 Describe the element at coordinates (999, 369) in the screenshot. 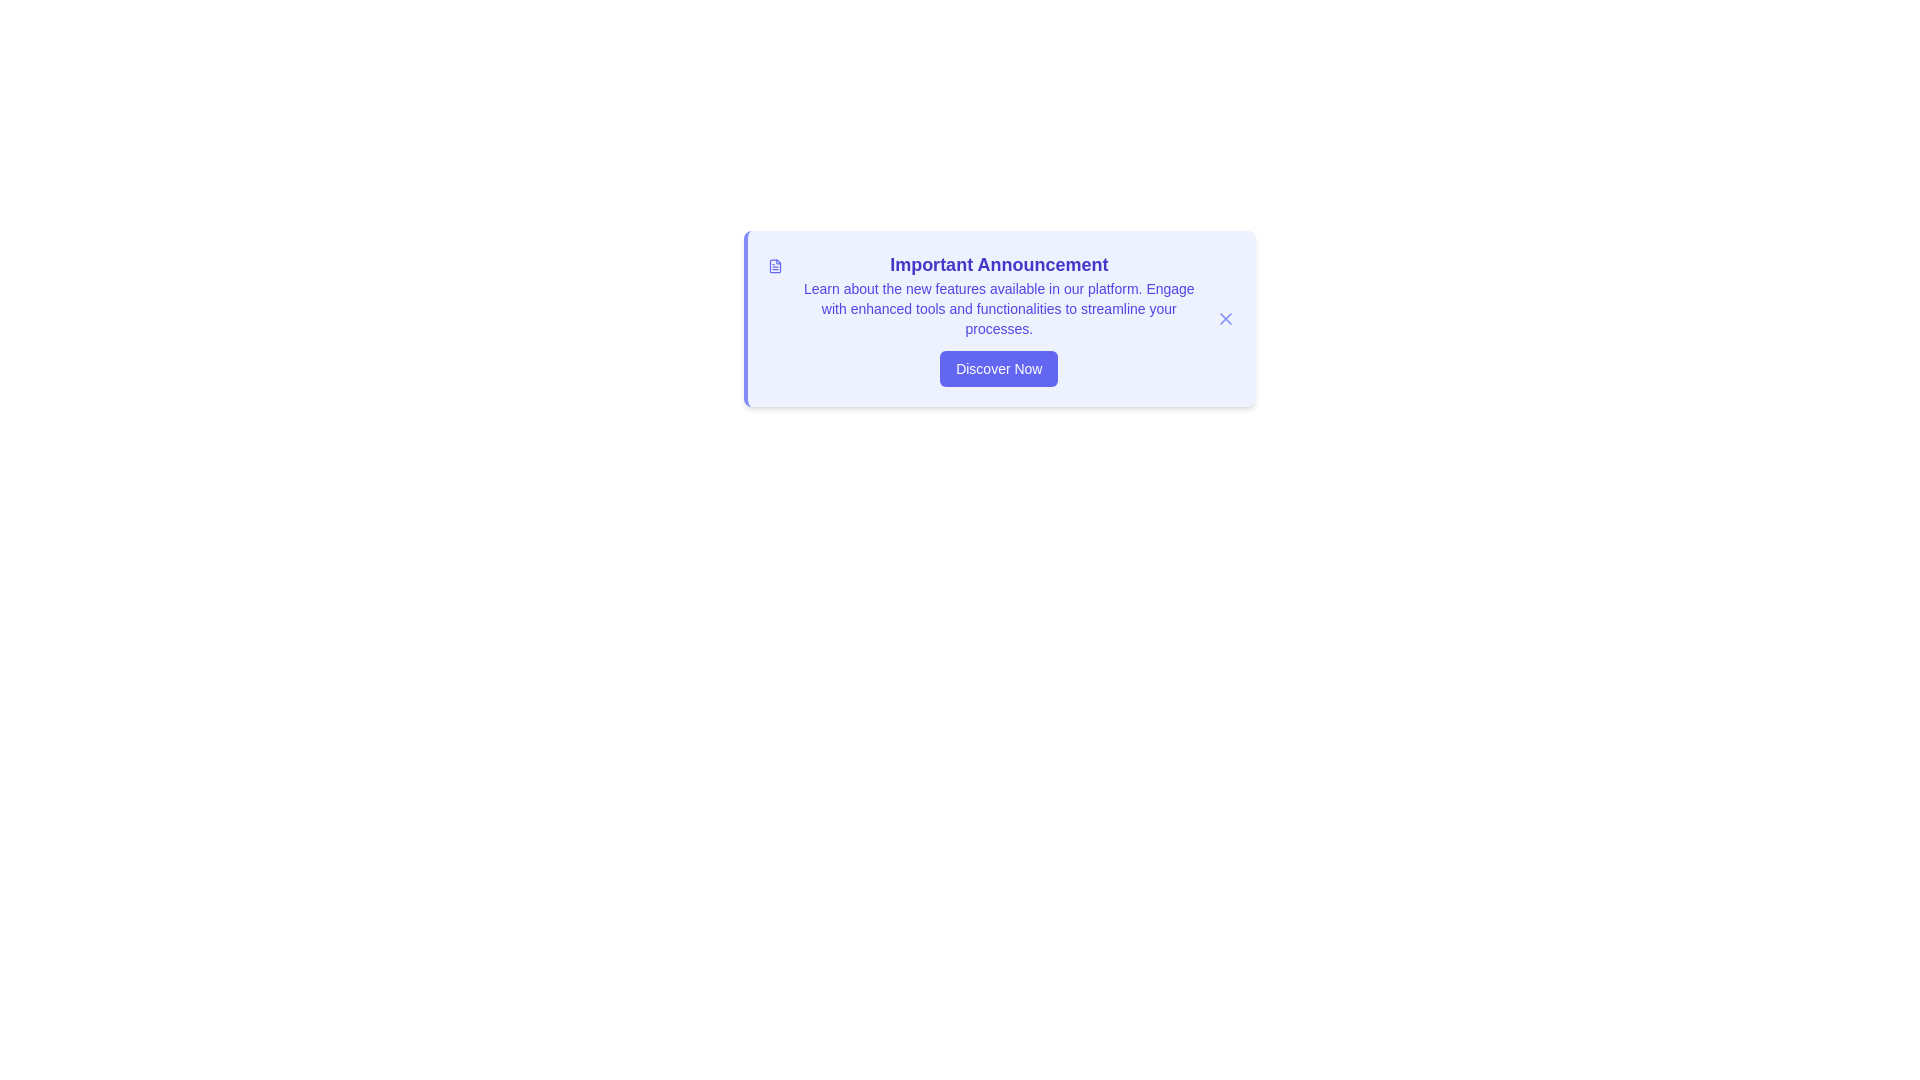

I see `'Discover Now' button` at that location.